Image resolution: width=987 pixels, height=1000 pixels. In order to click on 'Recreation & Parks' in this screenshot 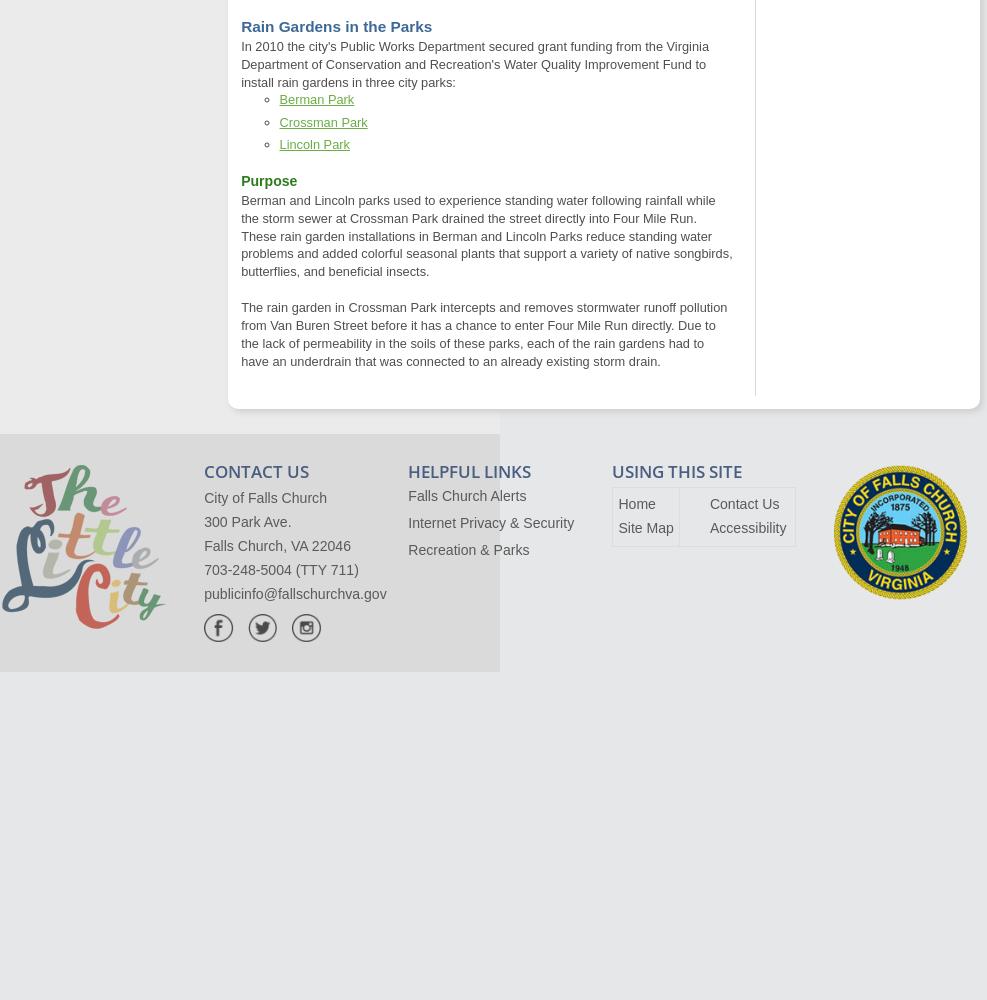, I will do `click(467, 549)`.